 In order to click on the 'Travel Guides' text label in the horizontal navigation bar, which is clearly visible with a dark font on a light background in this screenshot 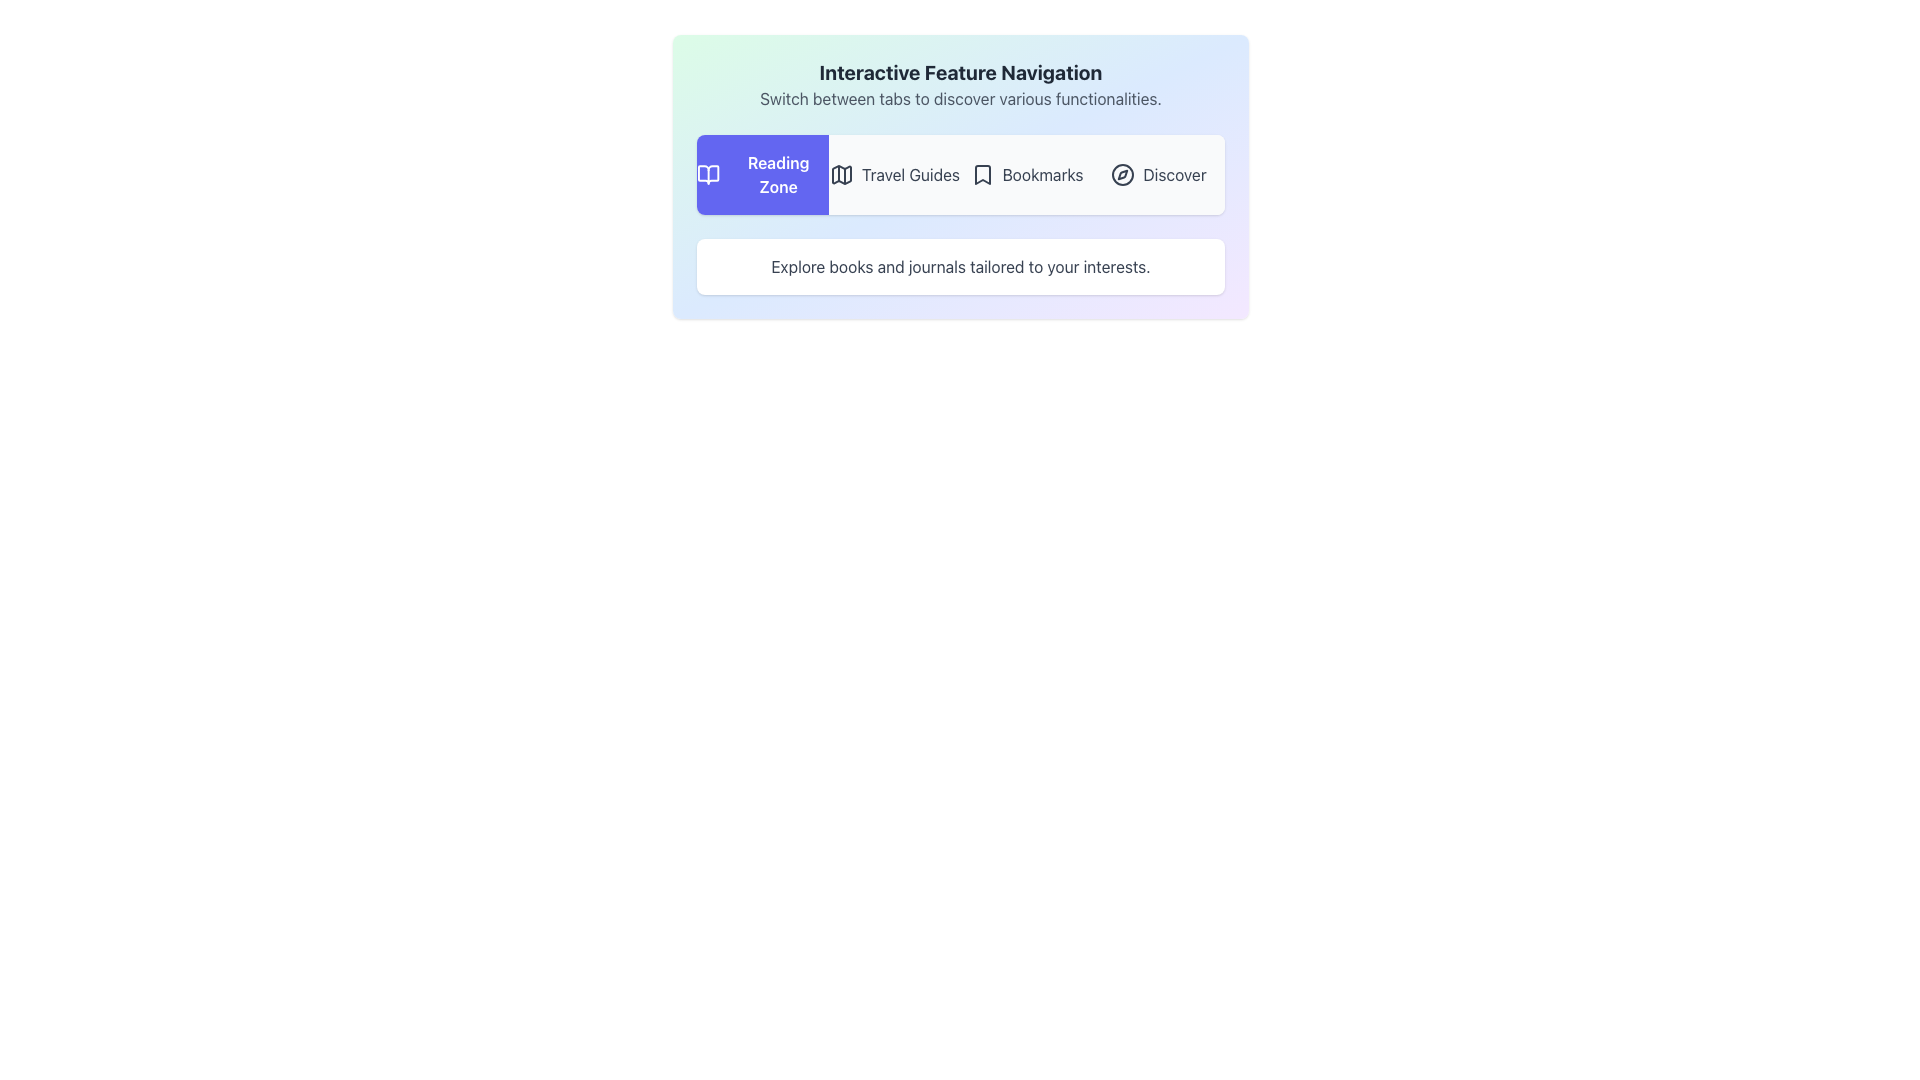, I will do `click(910, 173)`.